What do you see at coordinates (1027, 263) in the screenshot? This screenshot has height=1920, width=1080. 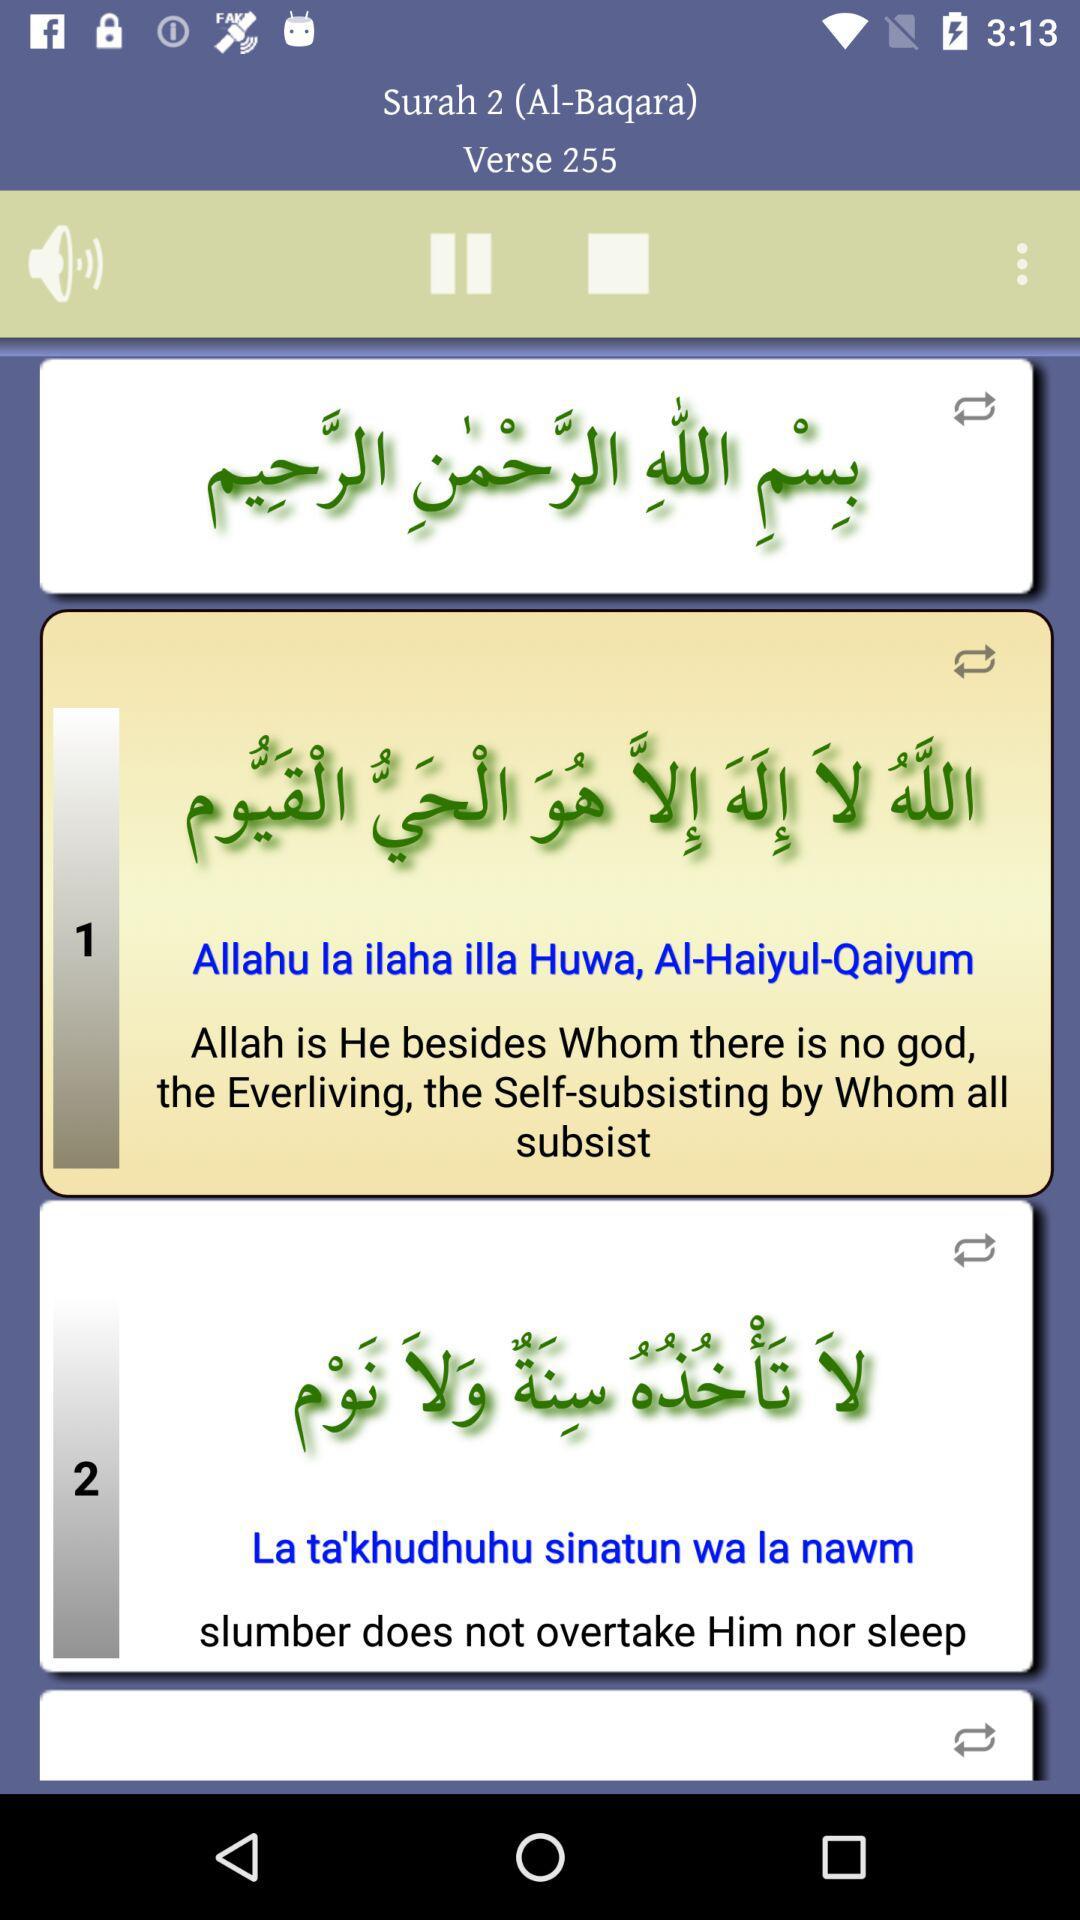 I see `item below surah 2 al icon` at bounding box center [1027, 263].